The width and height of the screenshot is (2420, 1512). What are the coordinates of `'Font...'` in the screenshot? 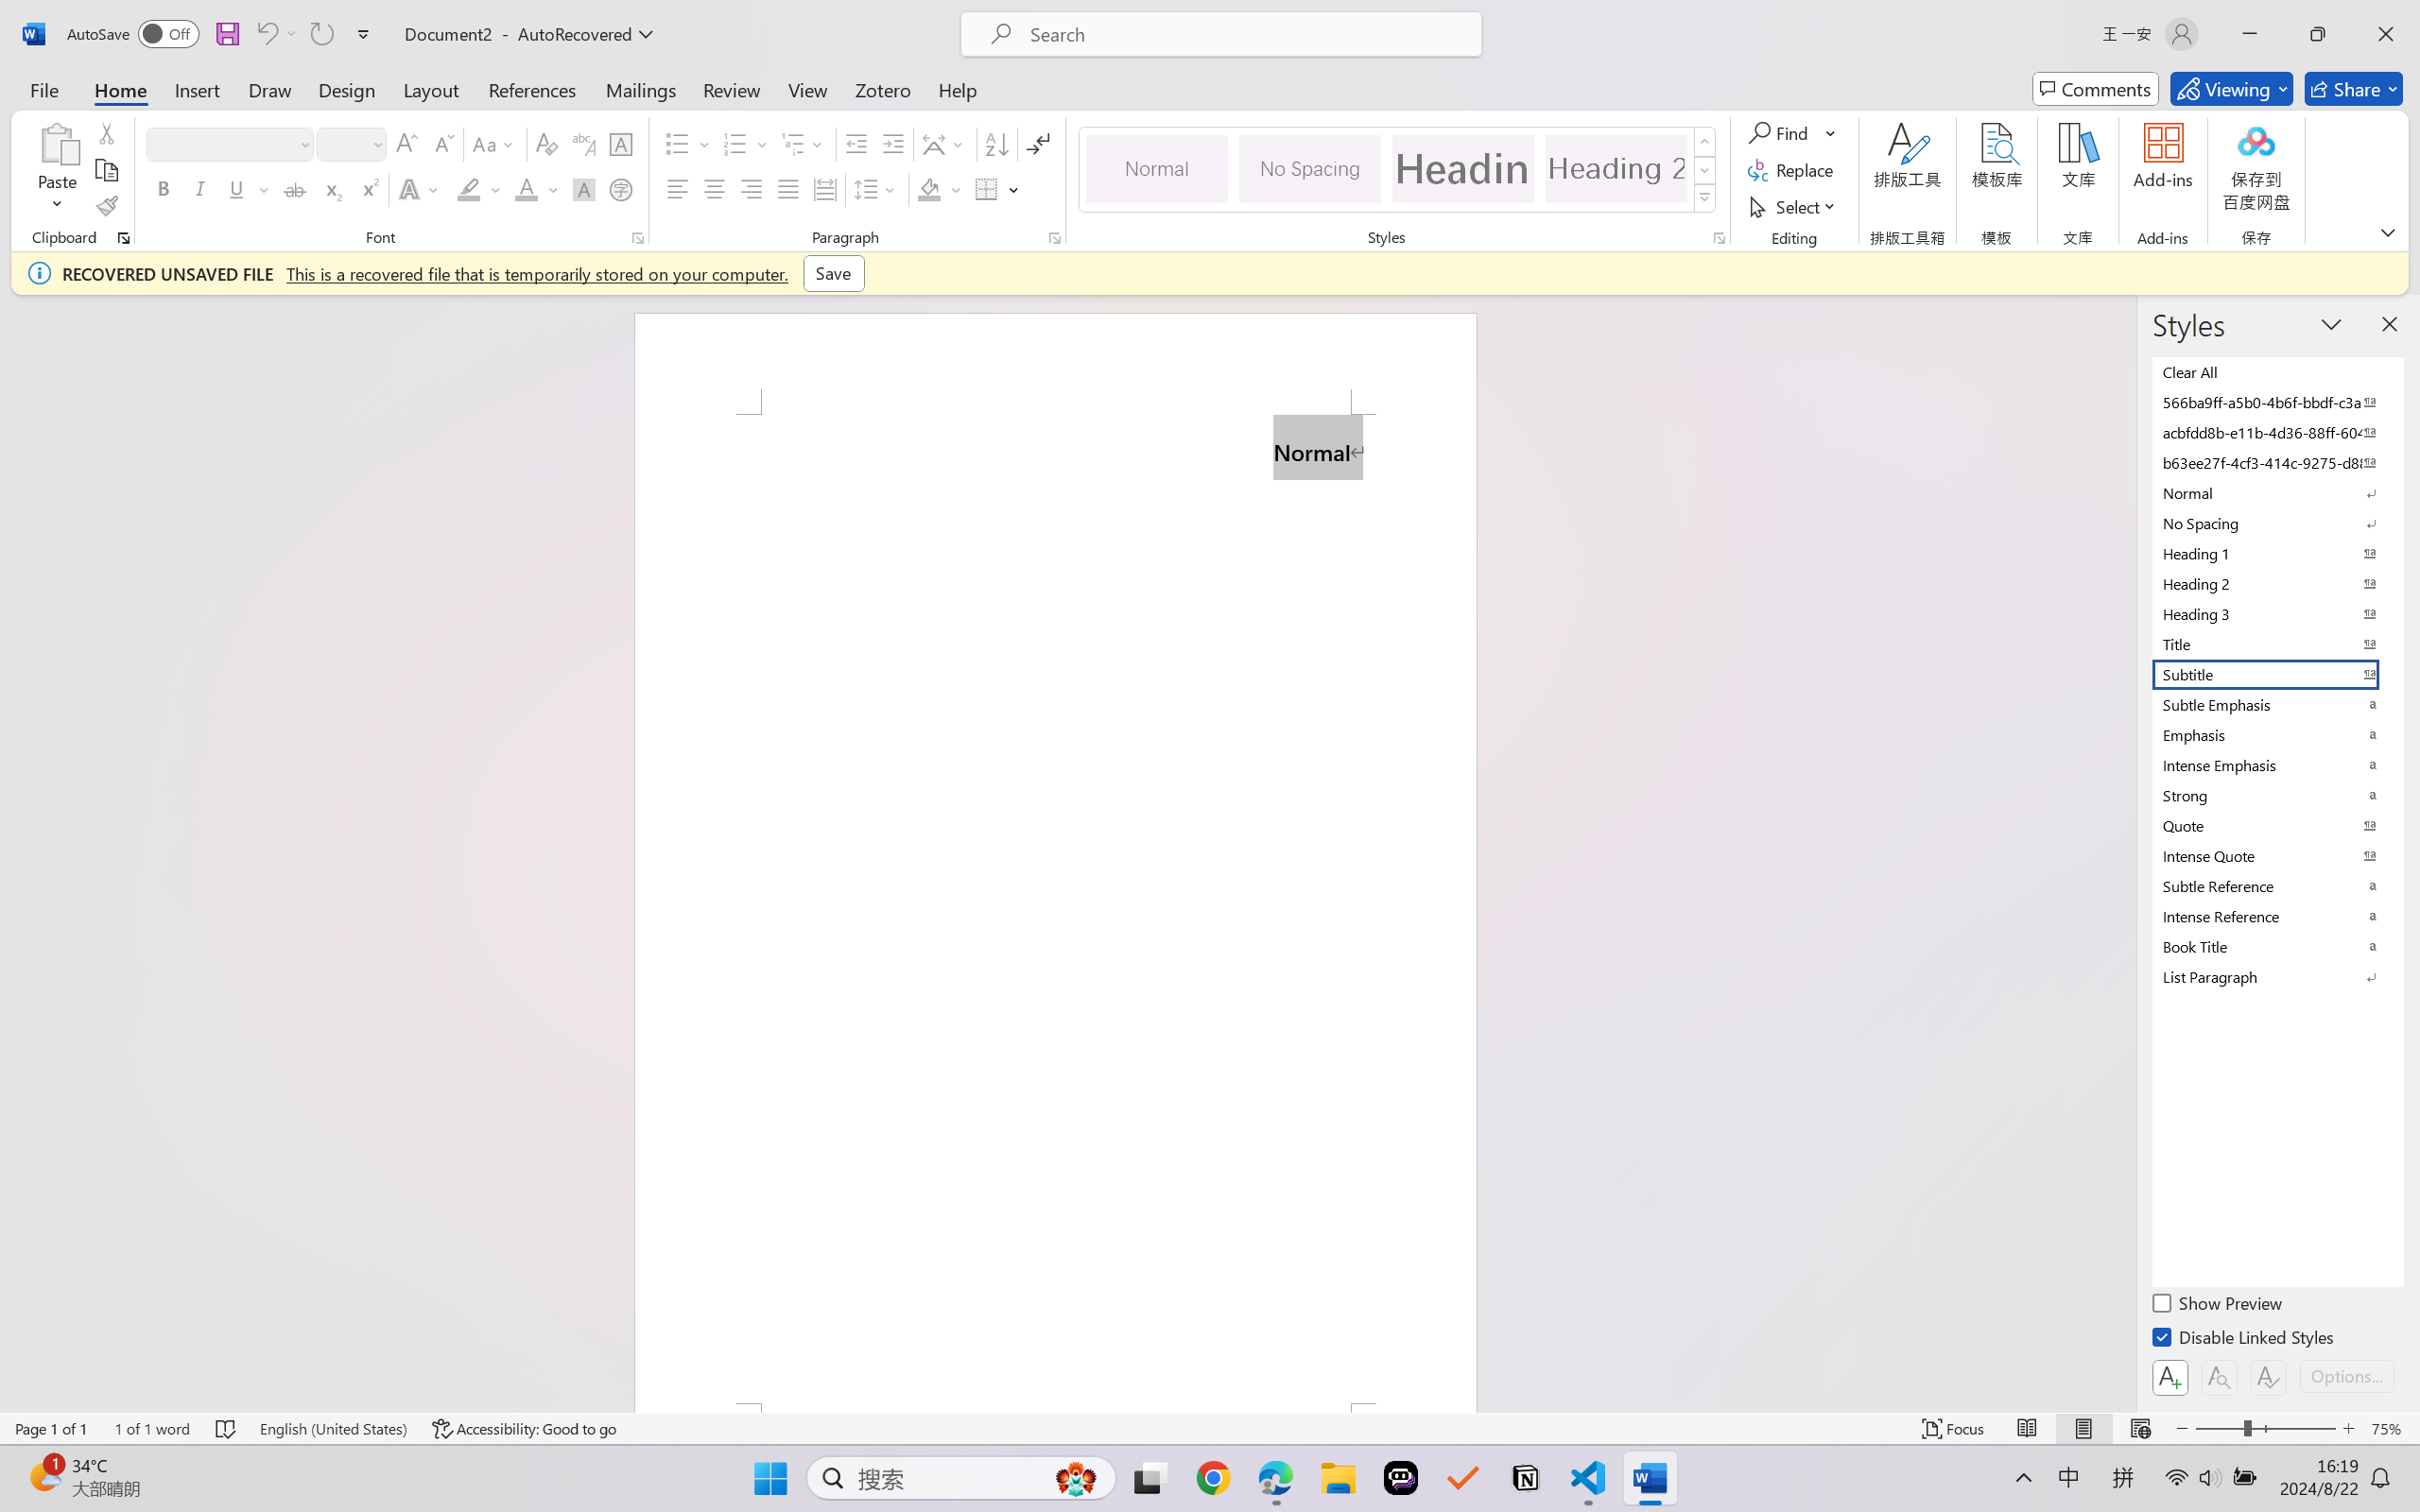 It's located at (637, 237).